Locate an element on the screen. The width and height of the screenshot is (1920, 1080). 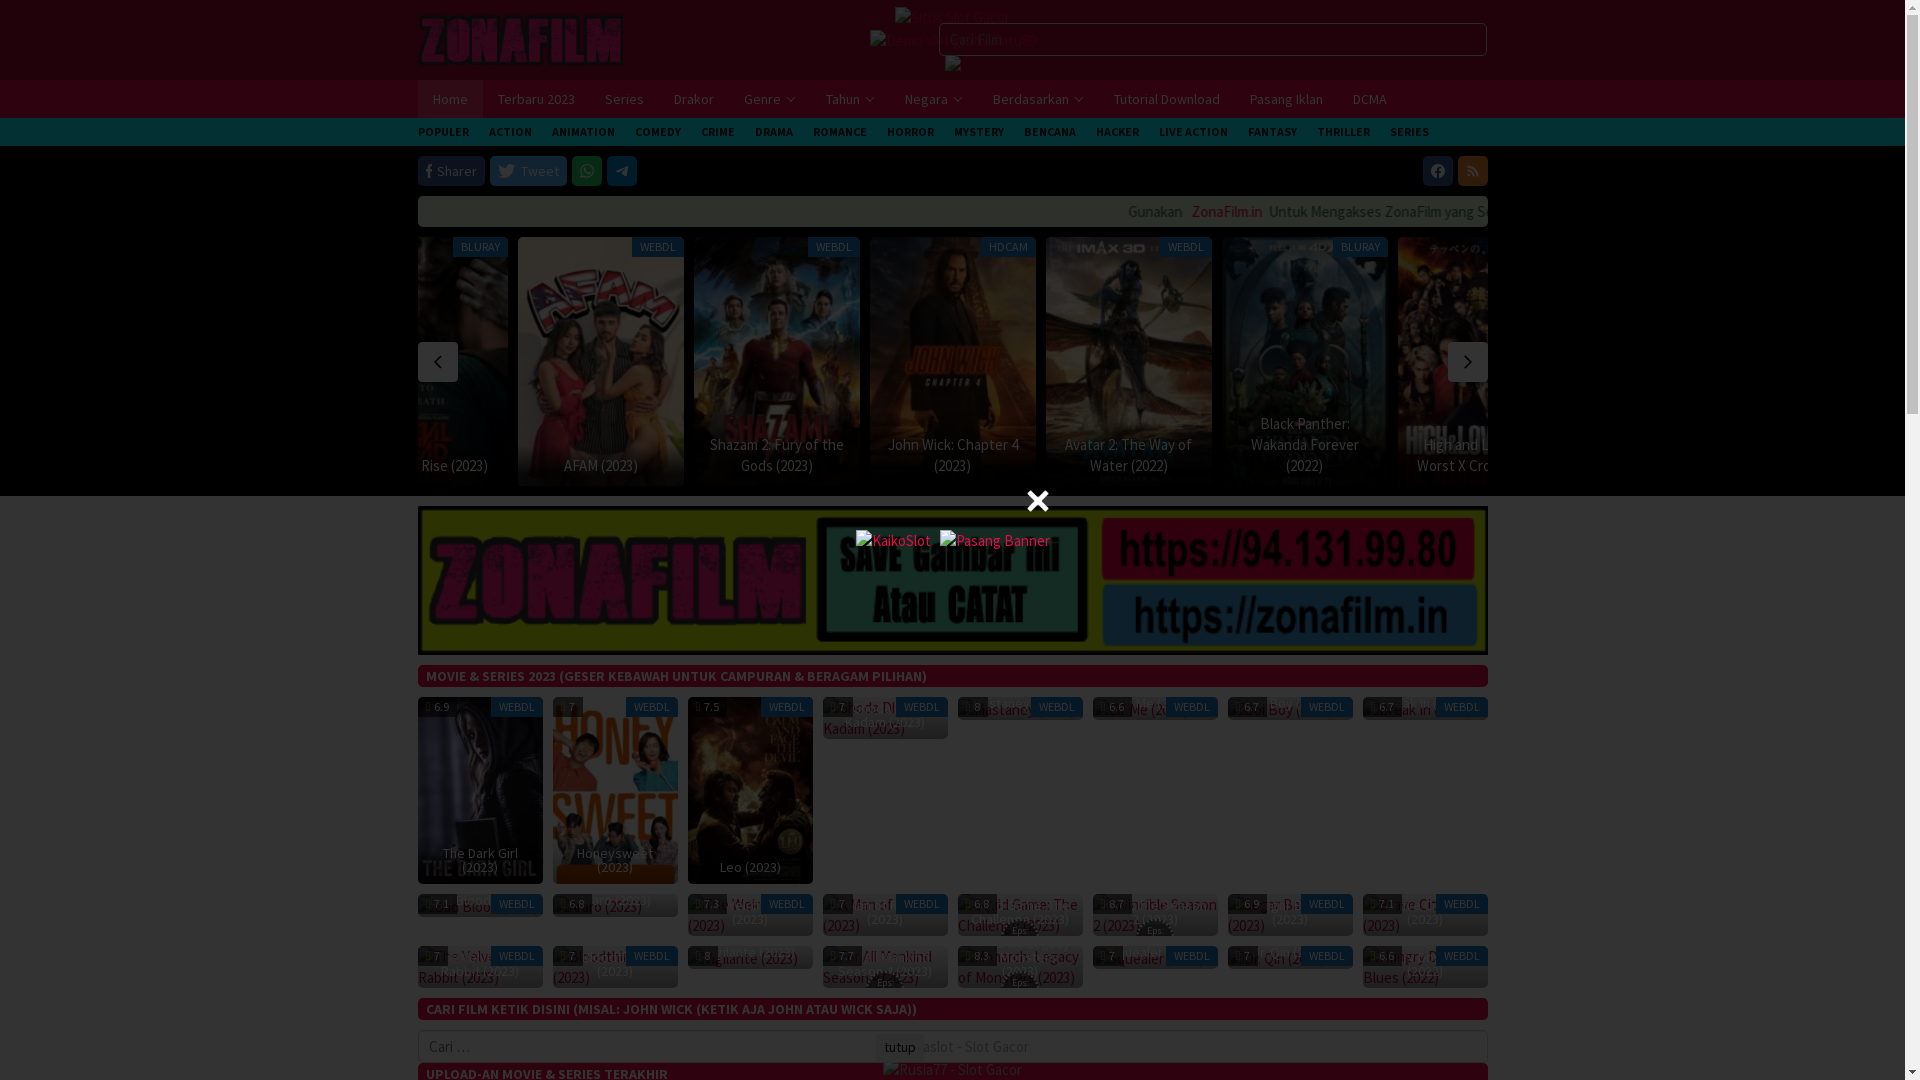
'Invincible Season 2 (2023)' is located at coordinates (1154, 914).